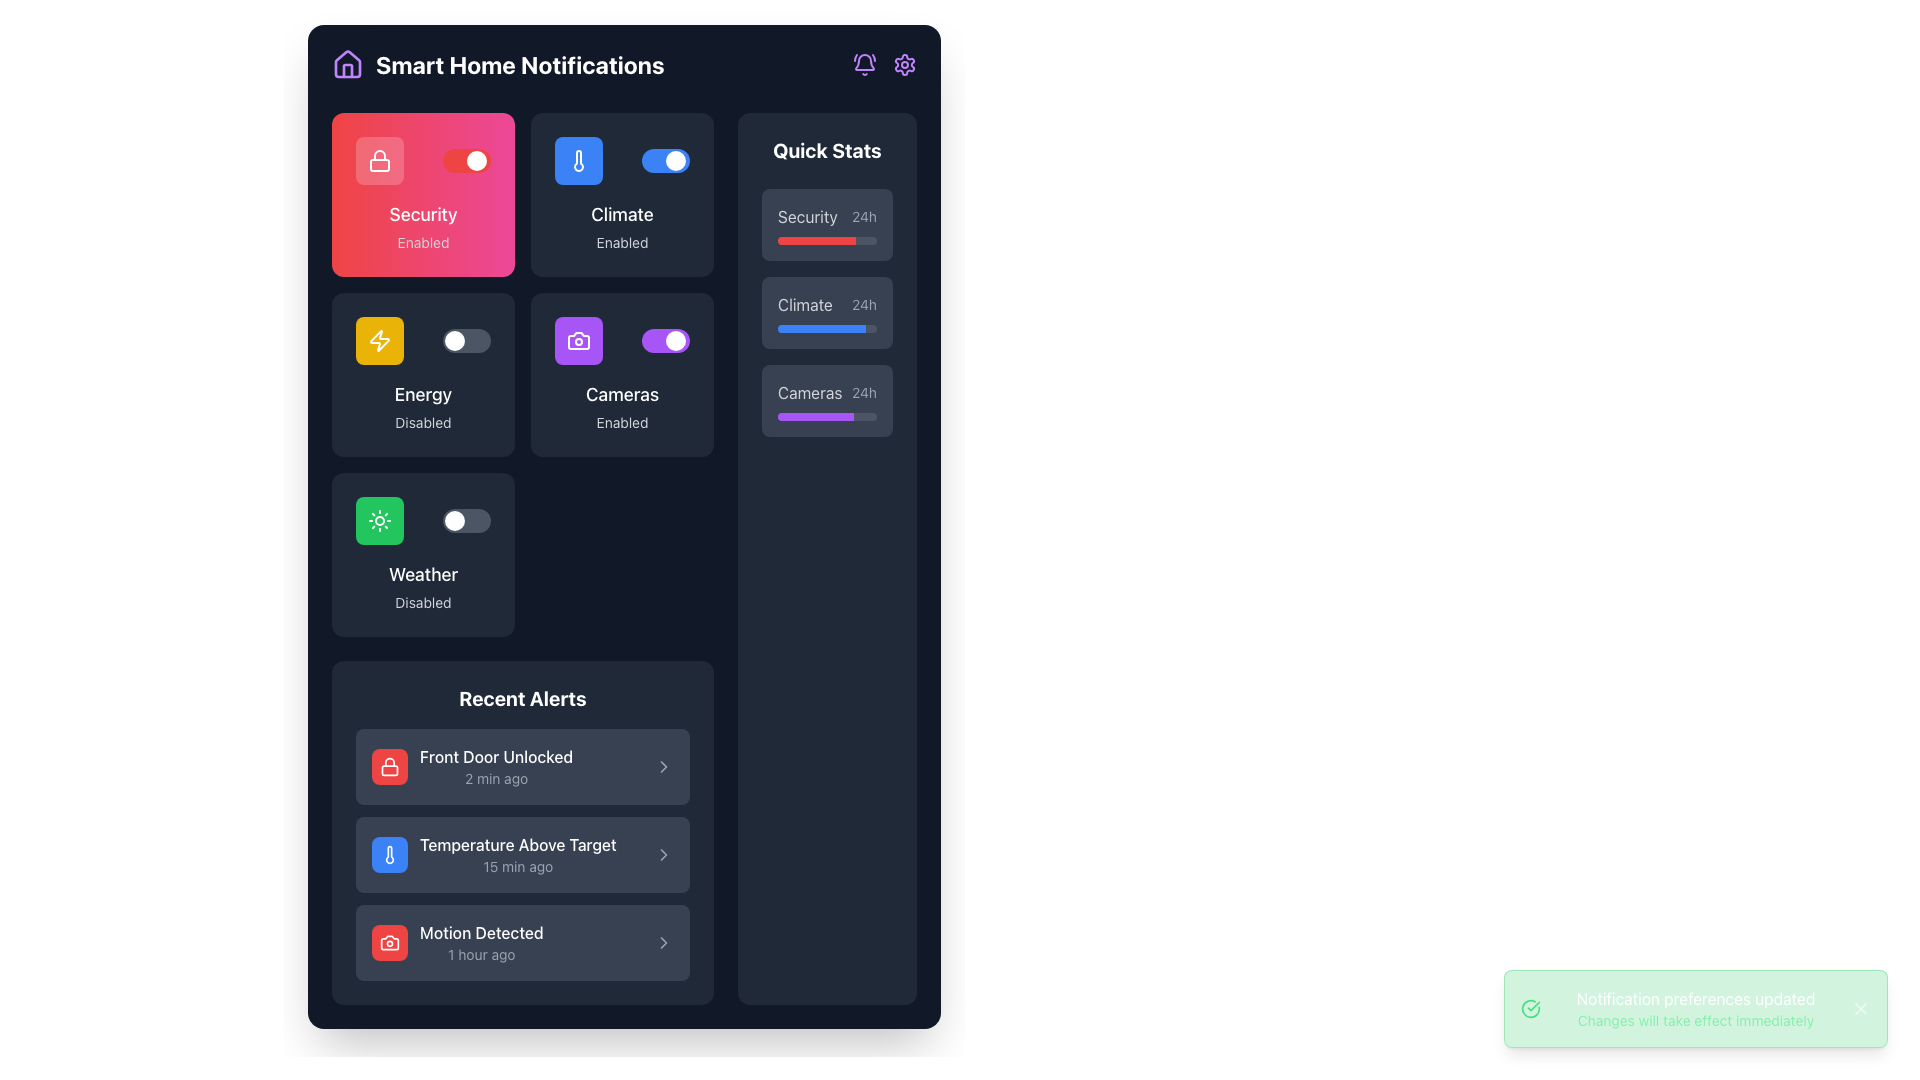 This screenshot has height=1080, width=1920. Describe the element at coordinates (827, 401) in the screenshot. I see `the third item in the 'Quick Stats' section, which shows status and performance statistics for cameras over the latest 24-hour period` at that location.